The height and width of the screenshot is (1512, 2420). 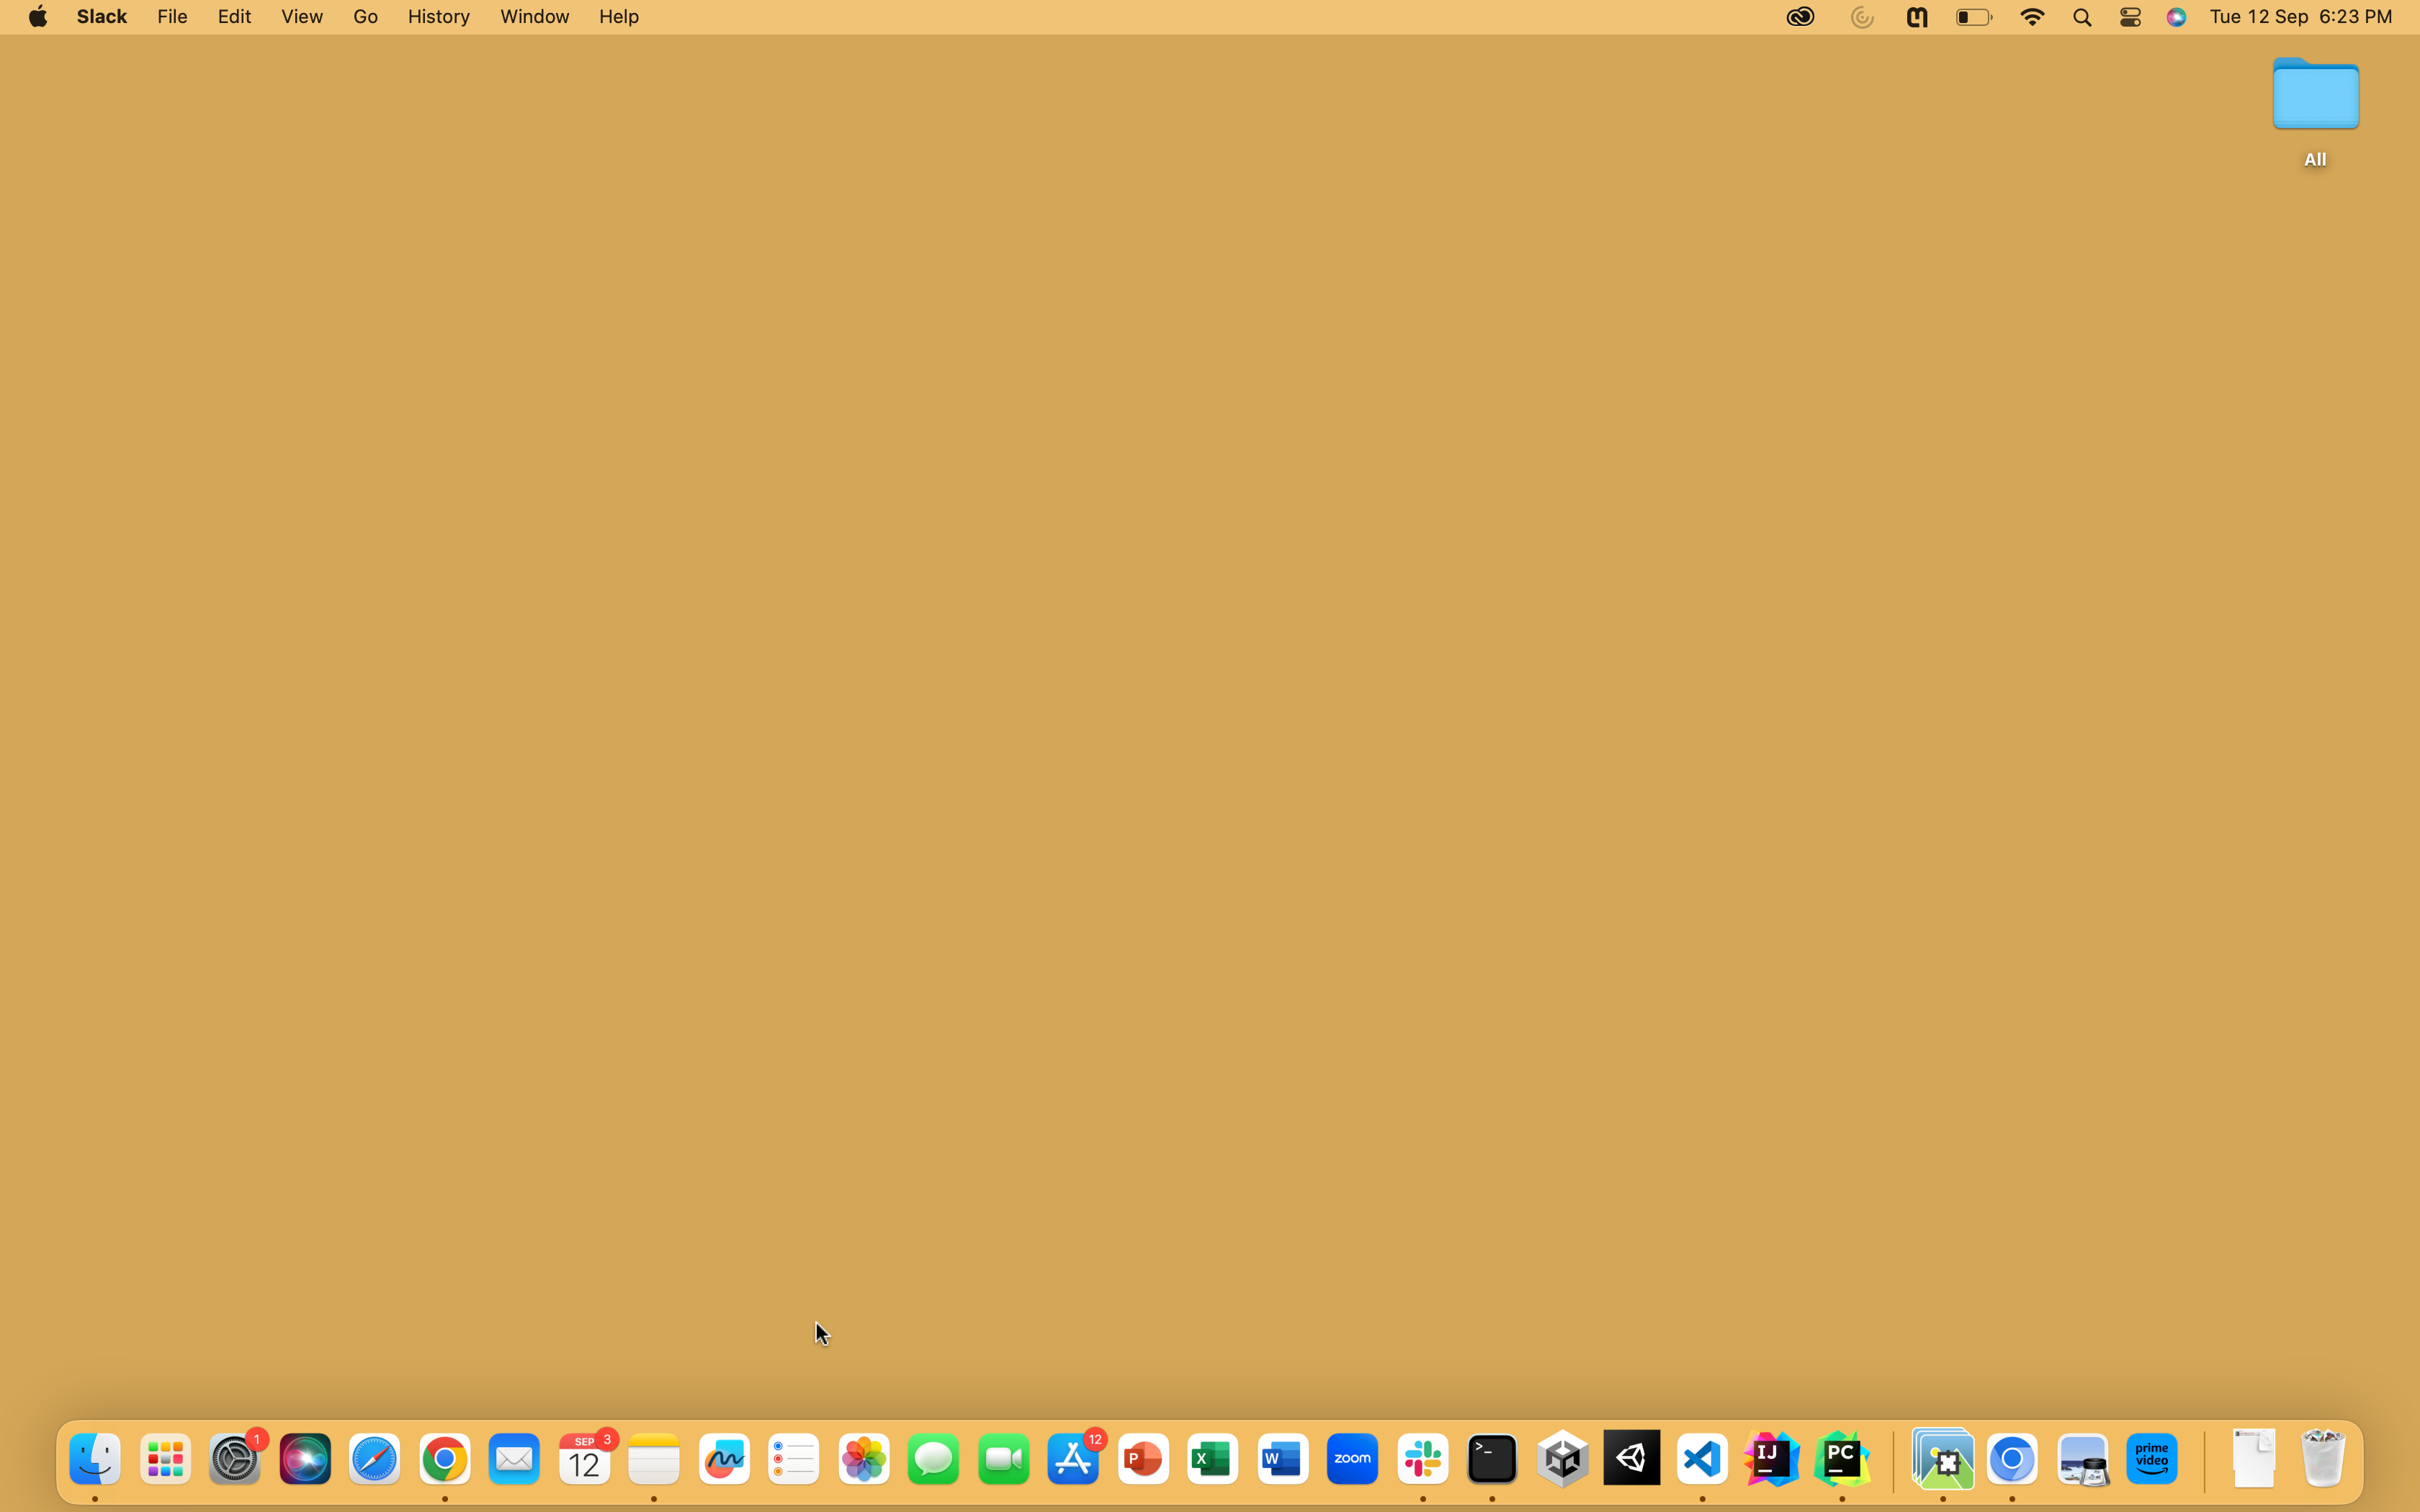 I want to click on Start the Finder App, so click(x=93, y=1461).